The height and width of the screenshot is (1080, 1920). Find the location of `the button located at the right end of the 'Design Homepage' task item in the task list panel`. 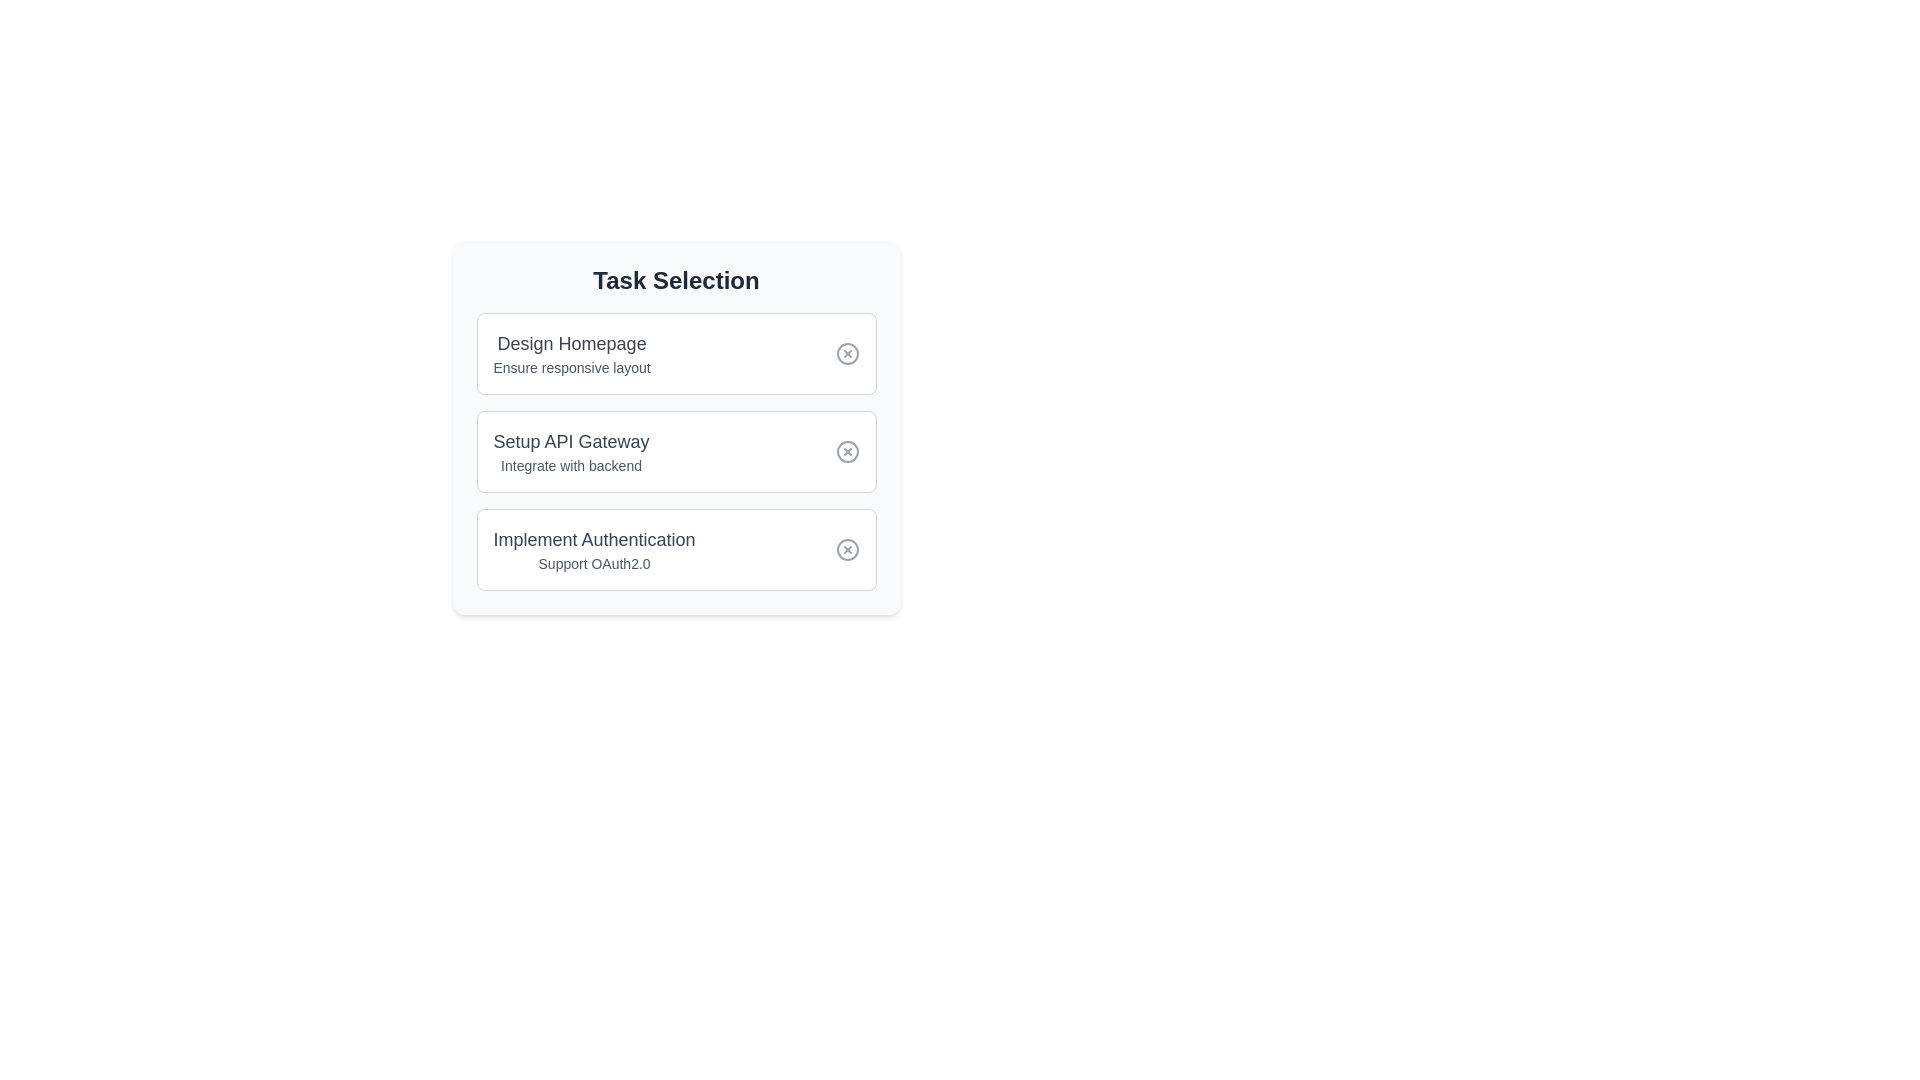

the button located at the right end of the 'Design Homepage' task item in the task list panel is located at coordinates (847, 353).